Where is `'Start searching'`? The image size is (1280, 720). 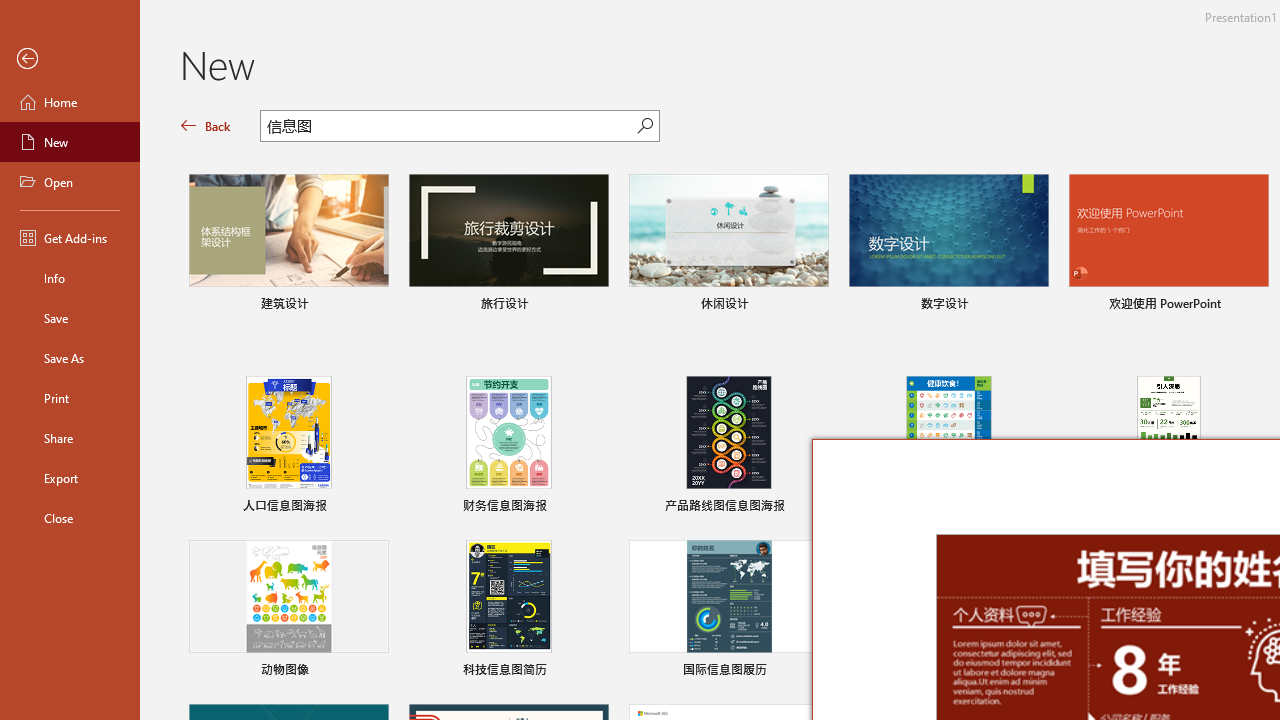 'Start searching' is located at coordinates (645, 125).